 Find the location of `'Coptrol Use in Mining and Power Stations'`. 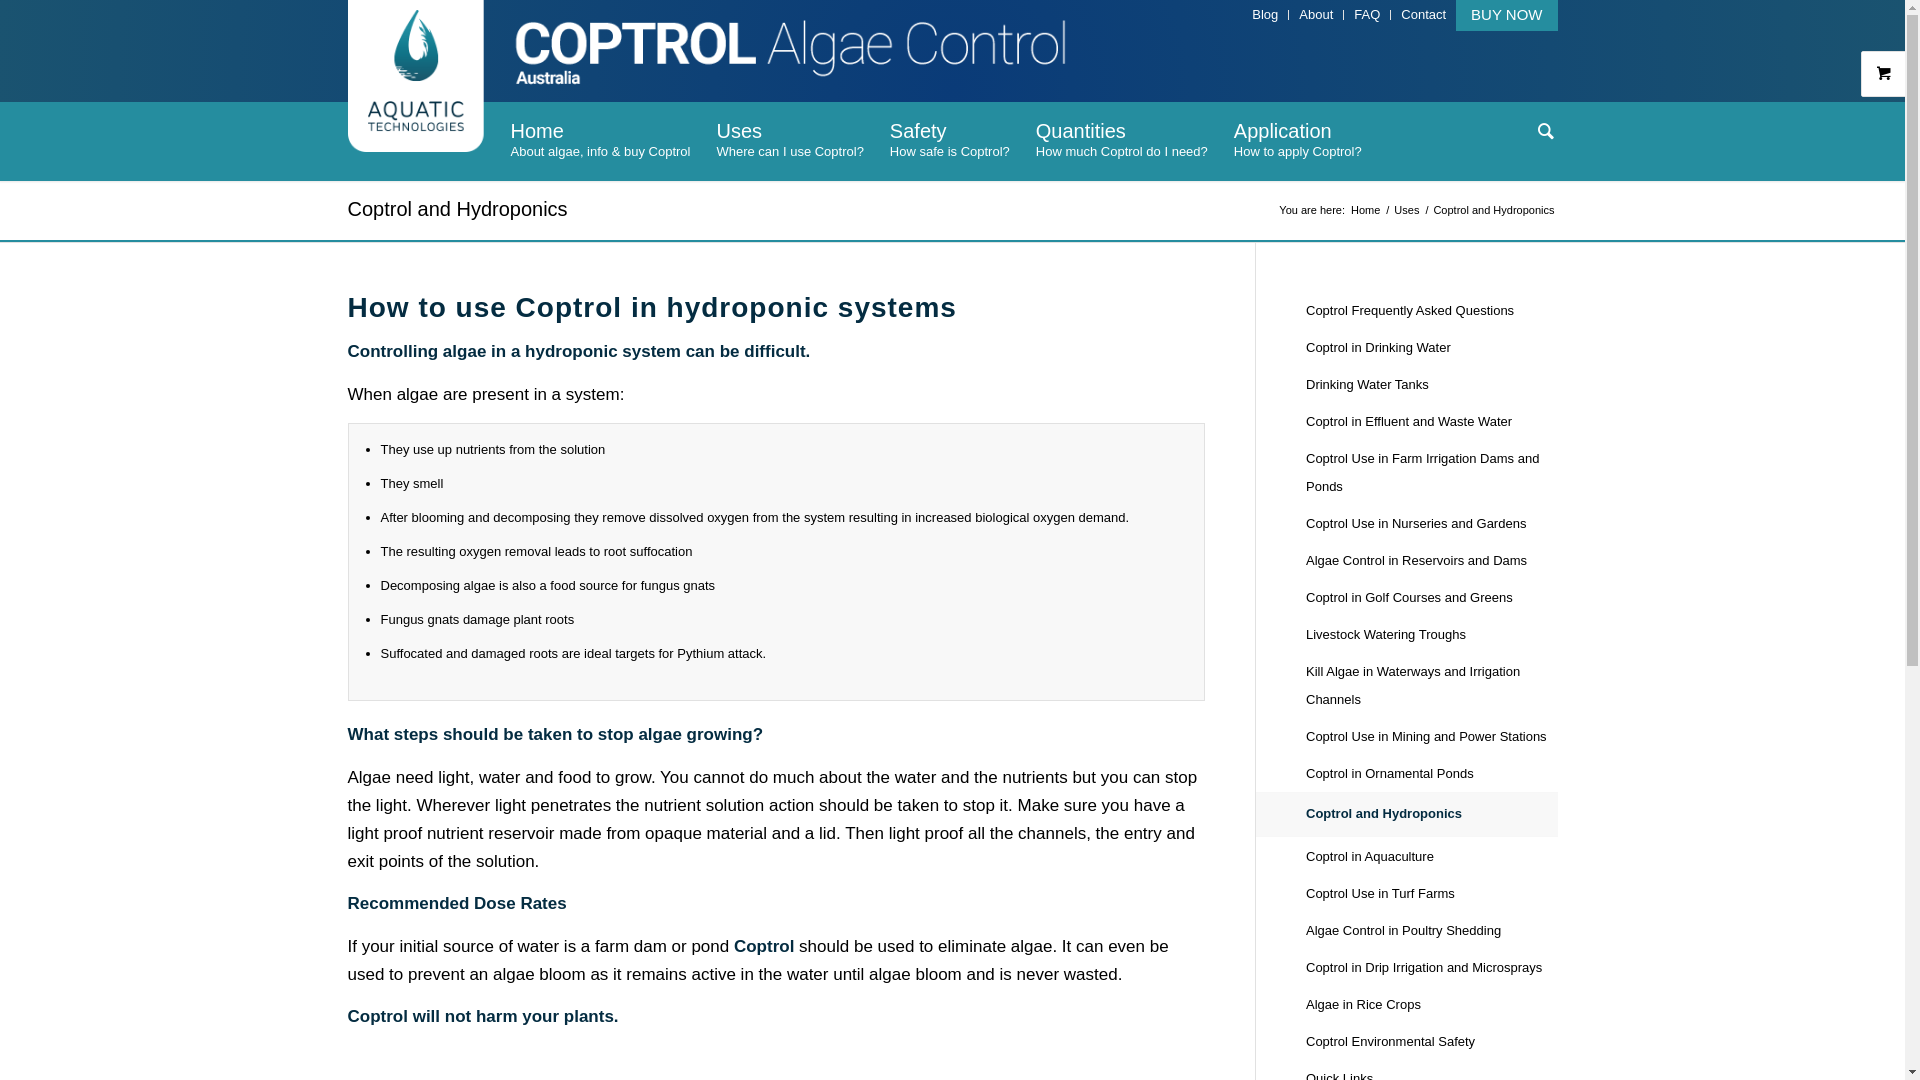

'Coptrol Use in Mining and Power Stations' is located at coordinates (1430, 737).